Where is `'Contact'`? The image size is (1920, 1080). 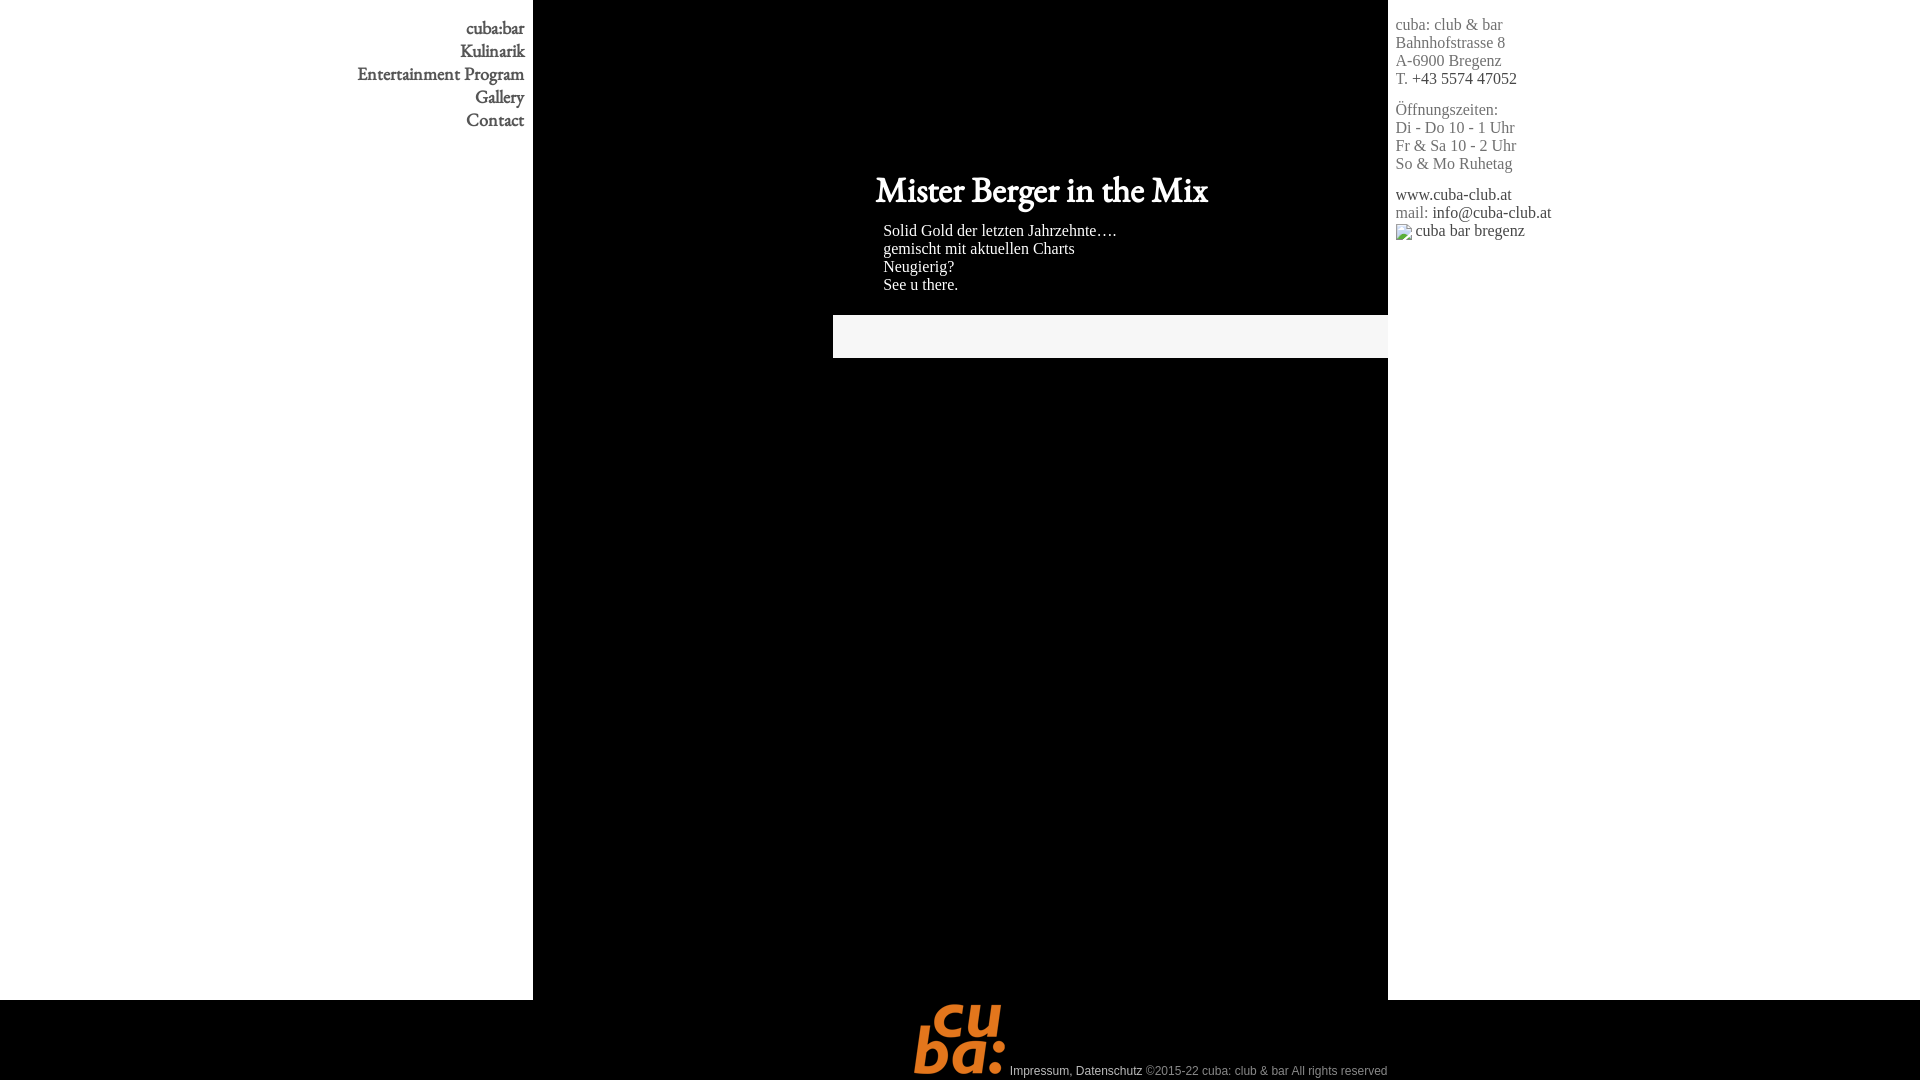
'Contact' is located at coordinates (443, 119).